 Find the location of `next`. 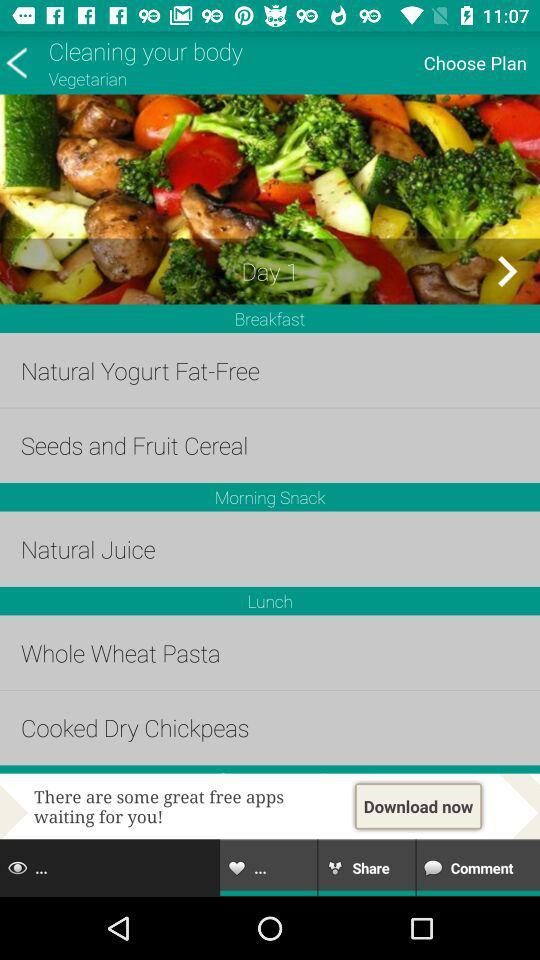

next is located at coordinates (507, 270).